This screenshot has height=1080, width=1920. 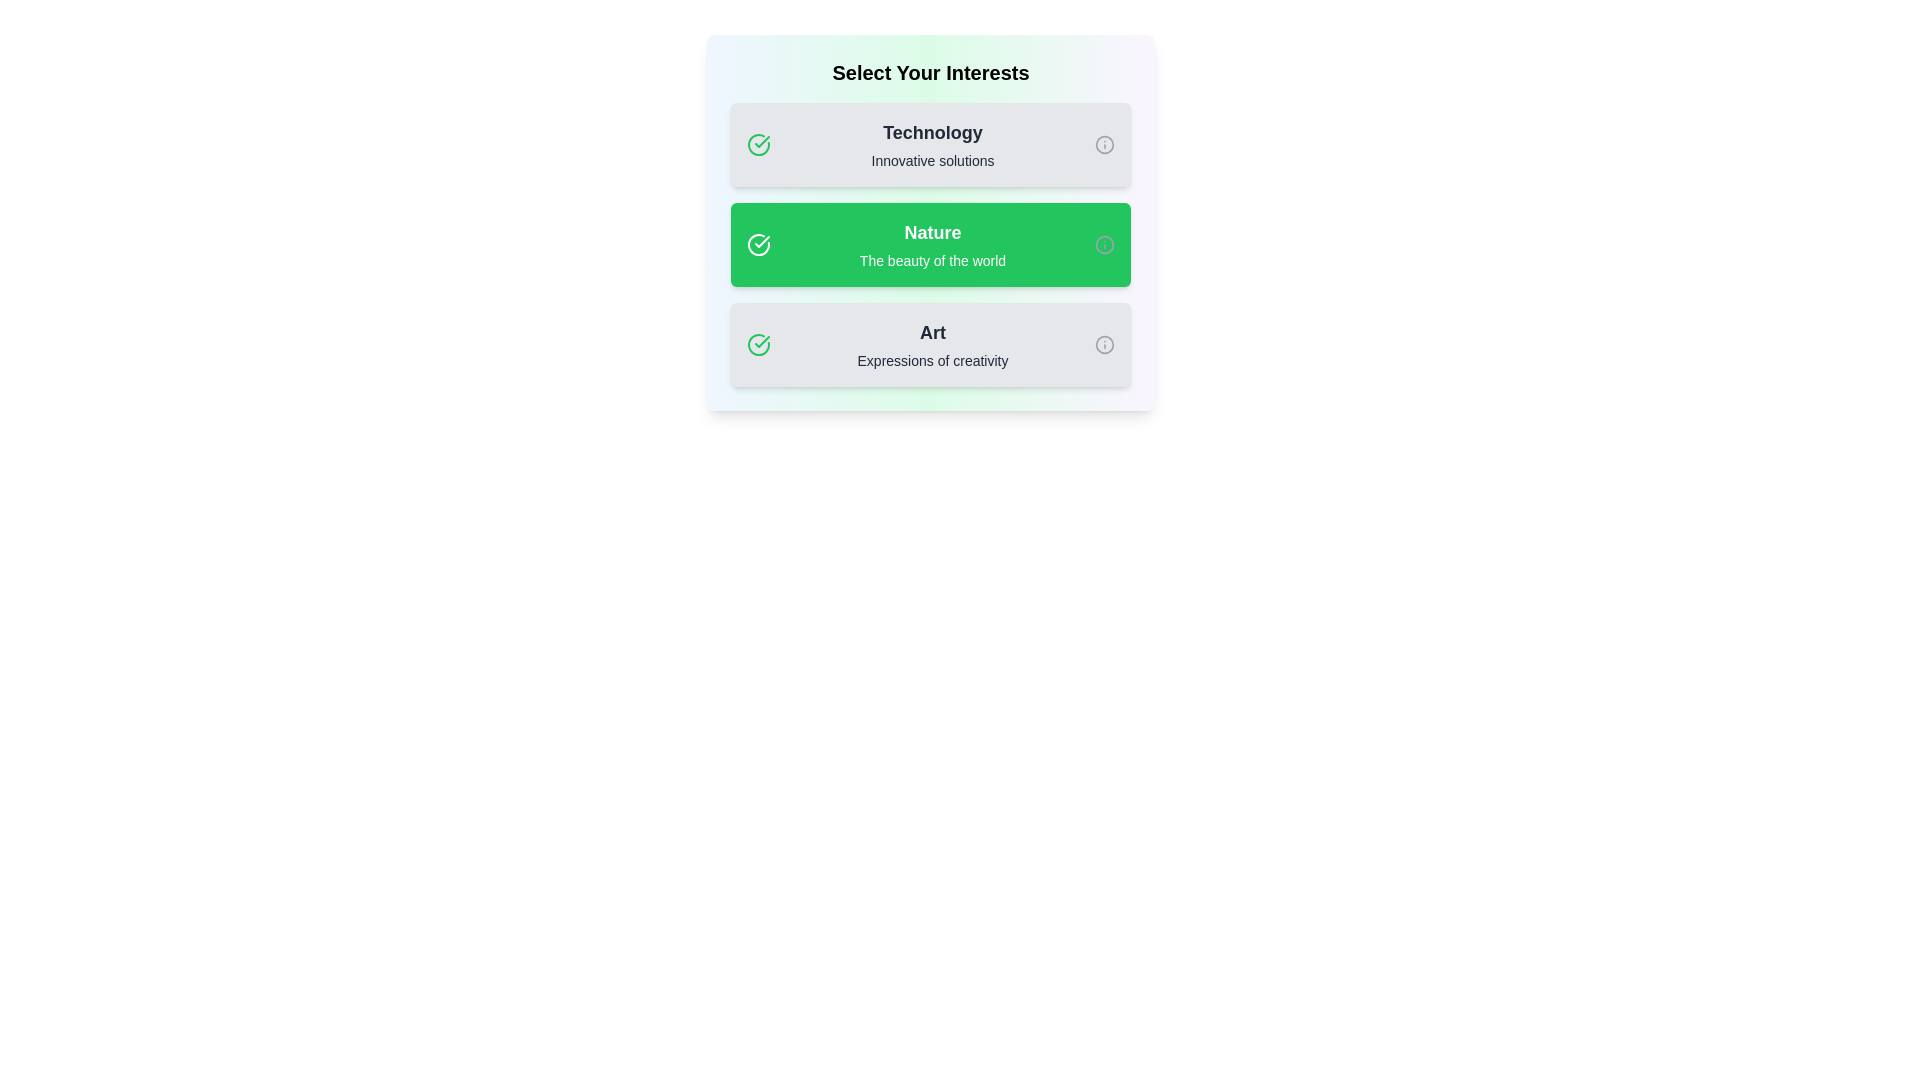 I want to click on the info icon next to the tag labeled 'Art' to read its description, so click(x=1103, y=343).